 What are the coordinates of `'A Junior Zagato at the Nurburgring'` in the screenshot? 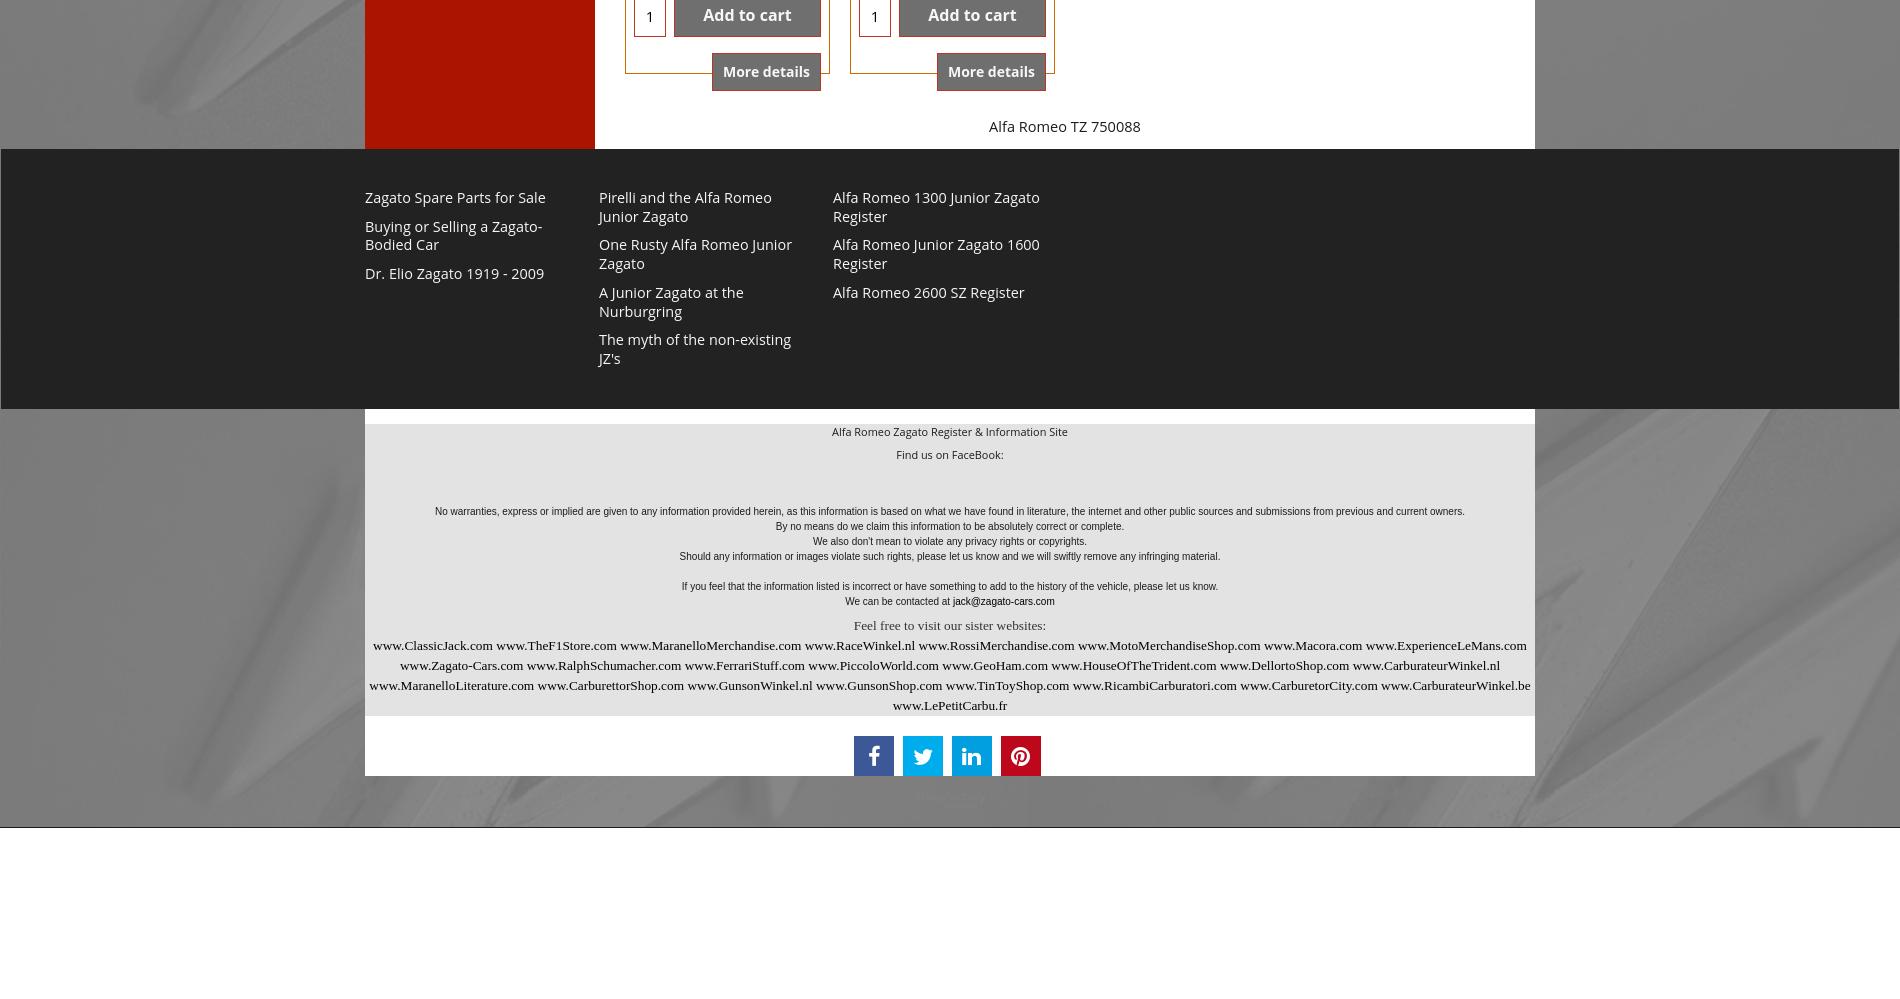 It's located at (599, 299).